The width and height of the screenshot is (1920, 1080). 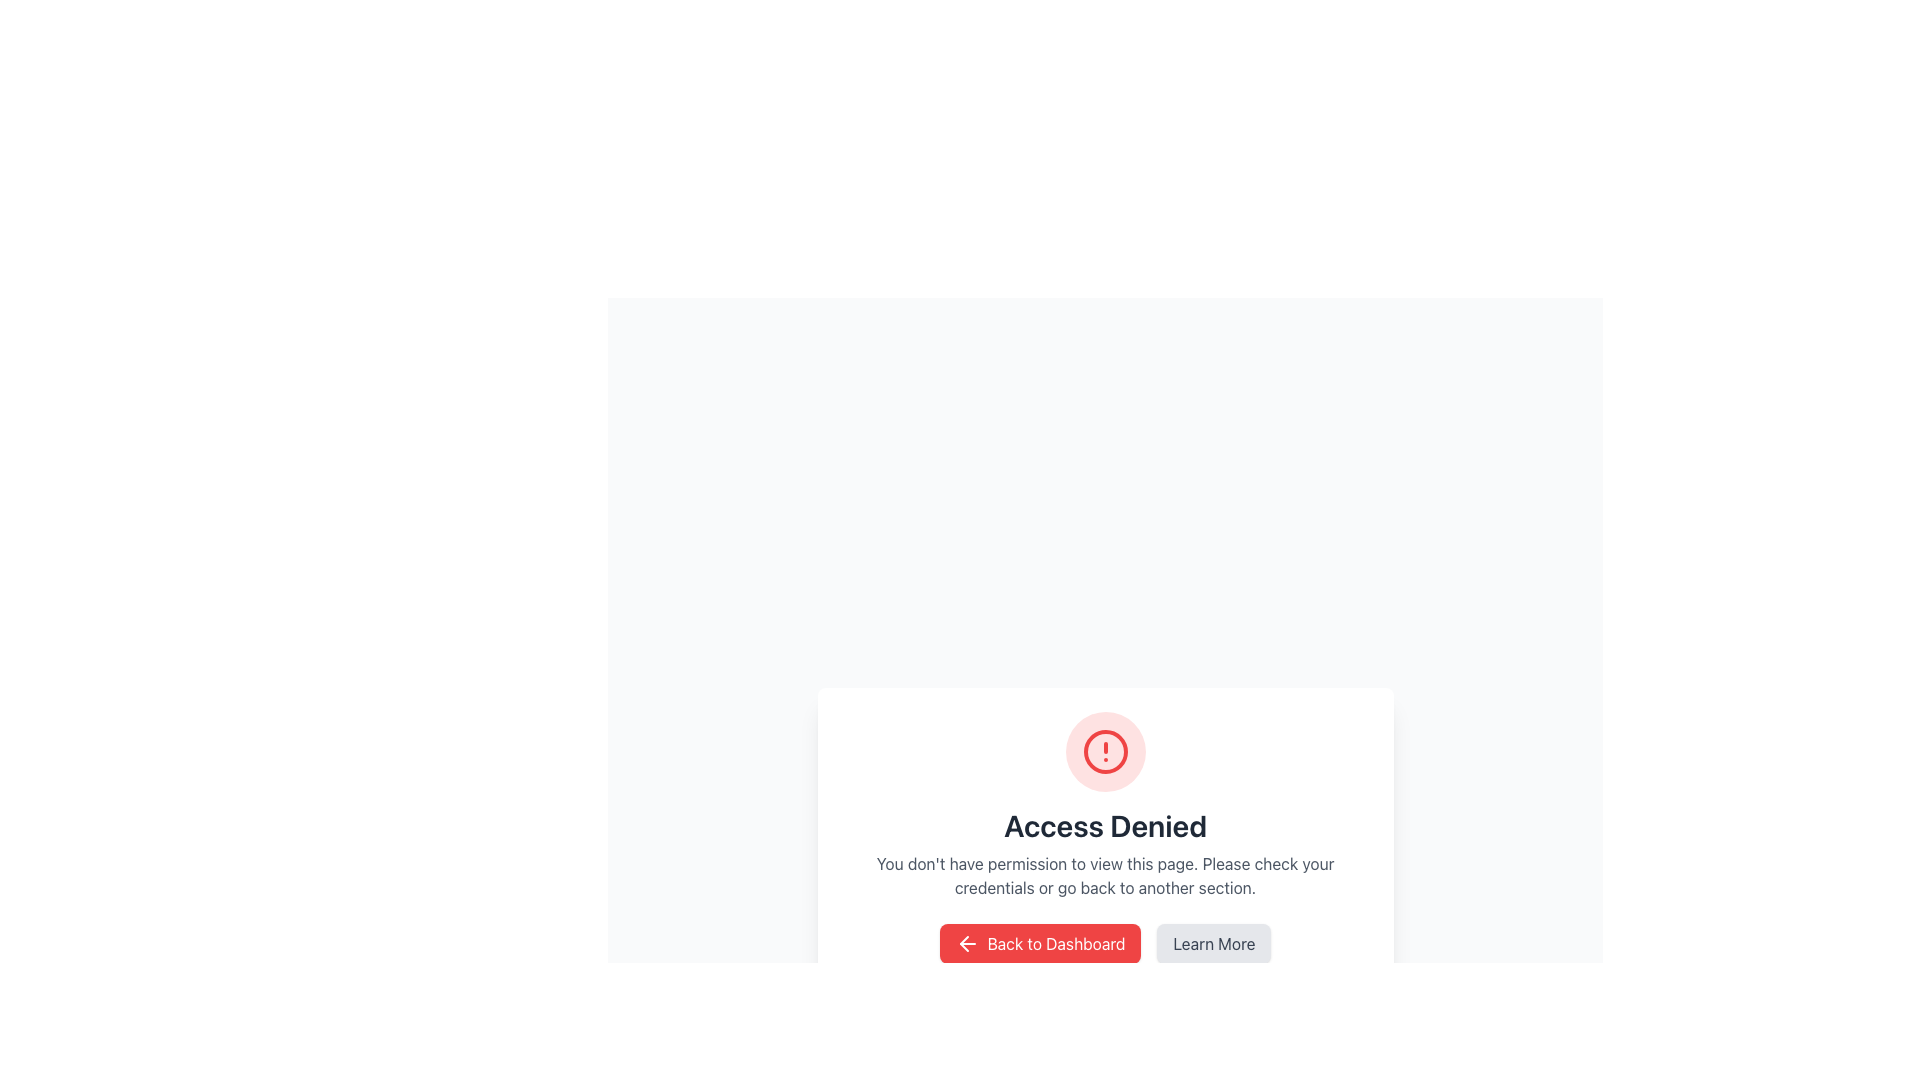 What do you see at coordinates (1104, 752) in the screenshot?
I see `the circular alert icon indicating 'Access Denied' status, which is positioned at the top-center of the notification panel` at bounding box center [1104, 752].